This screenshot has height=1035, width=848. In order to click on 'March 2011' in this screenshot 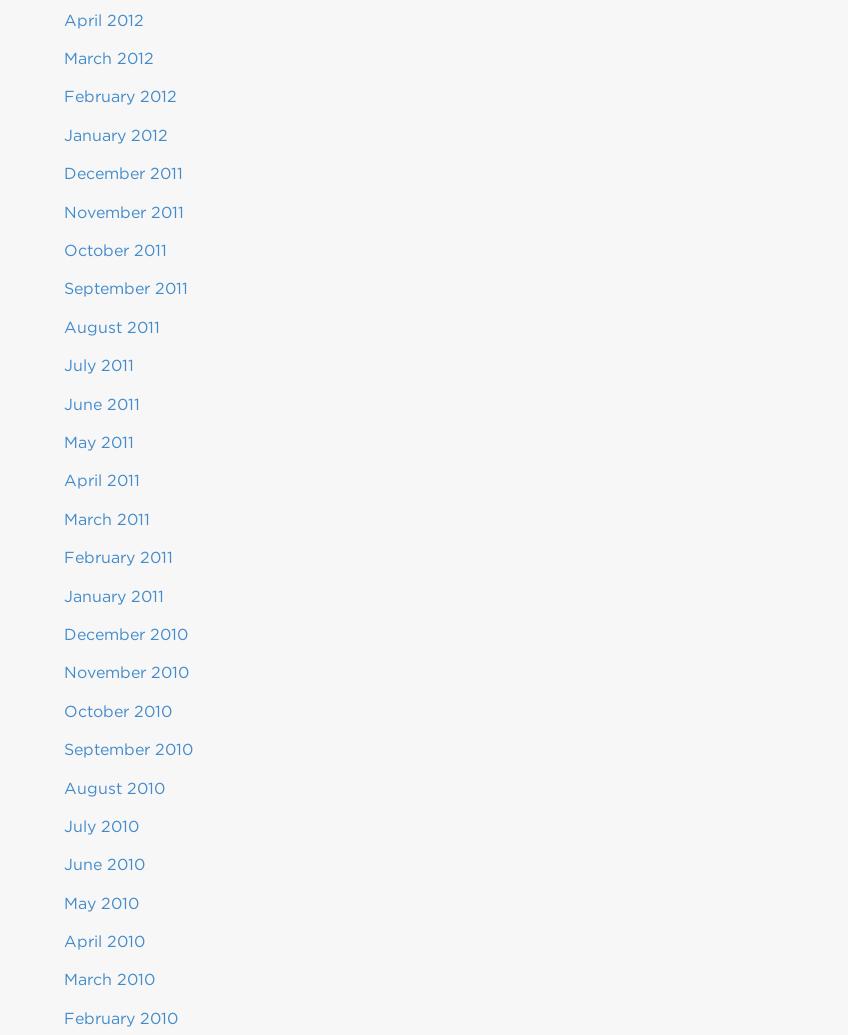, I will do `click(106, 518)`.